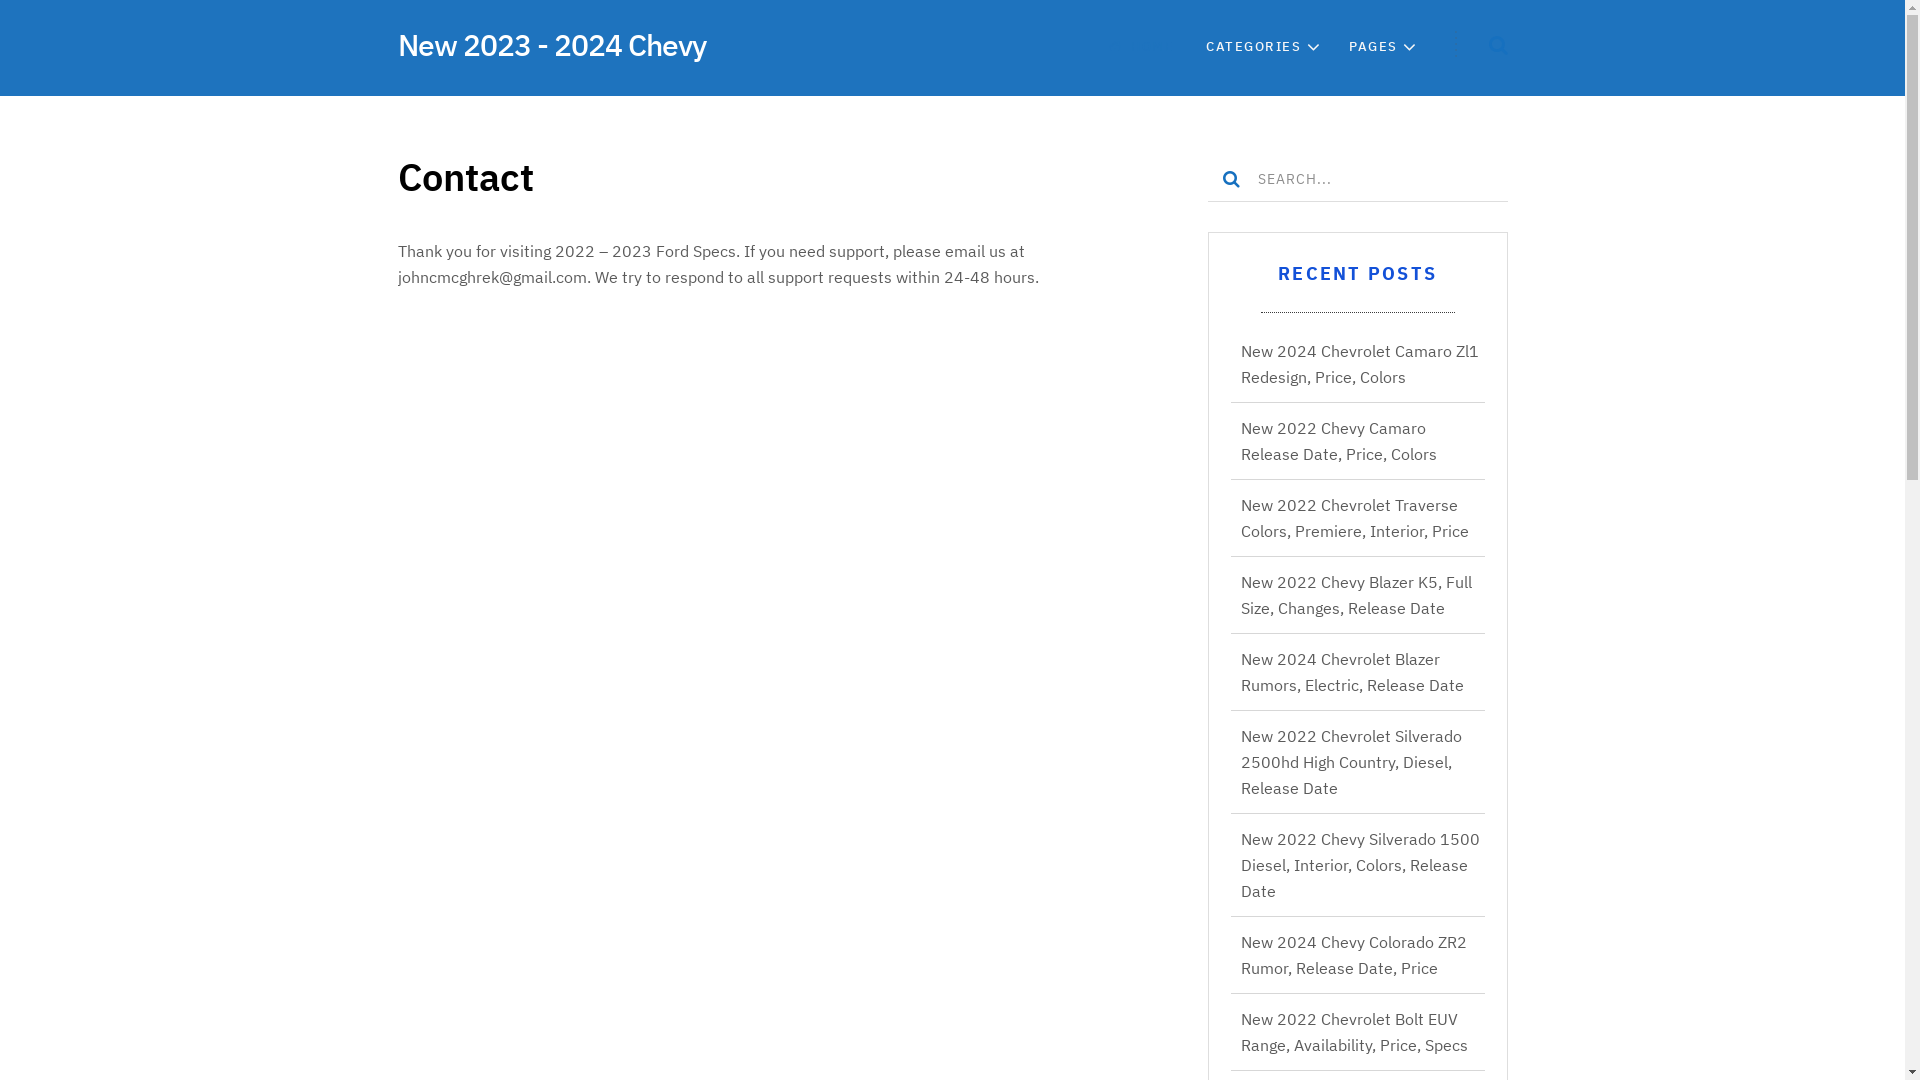 The image size is (1920, 1080). I want to click on 'PAGES', so click(1372, 45).